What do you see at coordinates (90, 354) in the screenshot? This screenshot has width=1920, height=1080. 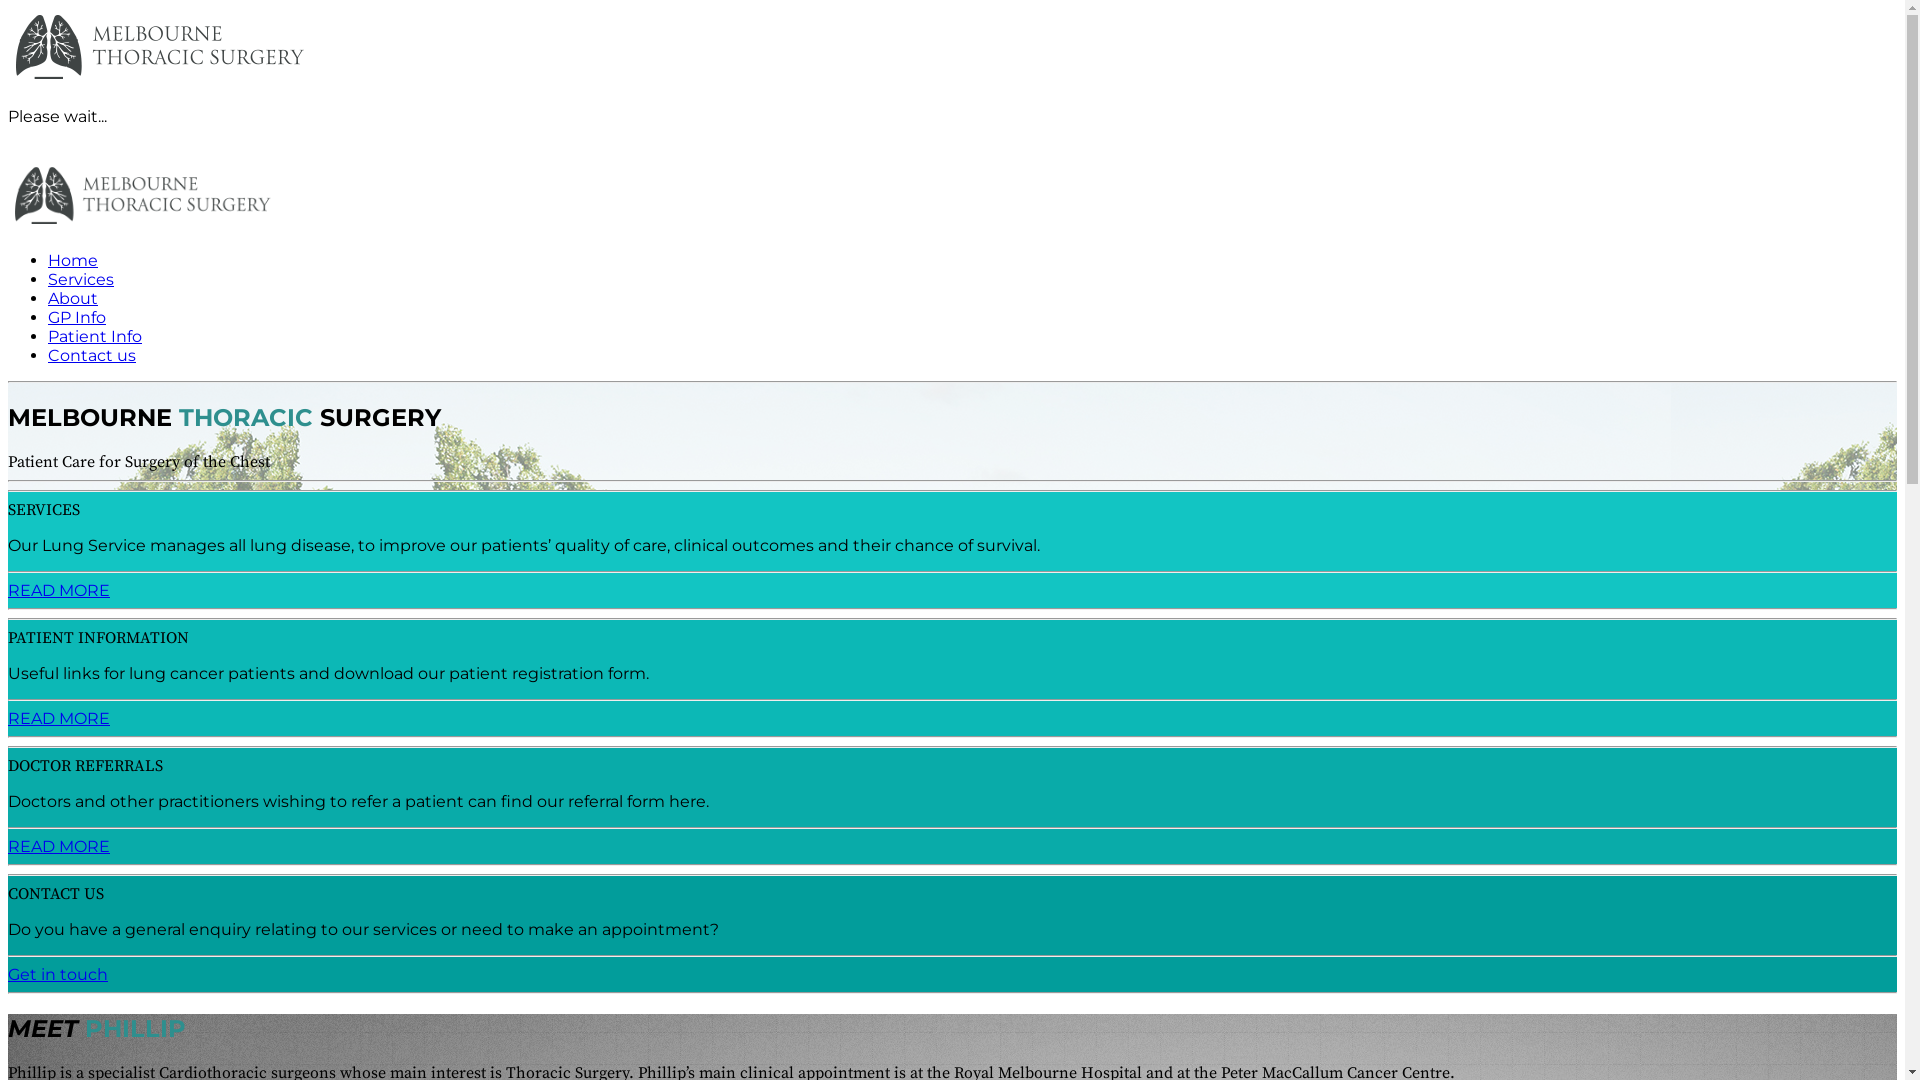 I see `'Contact us'` at bounding box center [90, 354].